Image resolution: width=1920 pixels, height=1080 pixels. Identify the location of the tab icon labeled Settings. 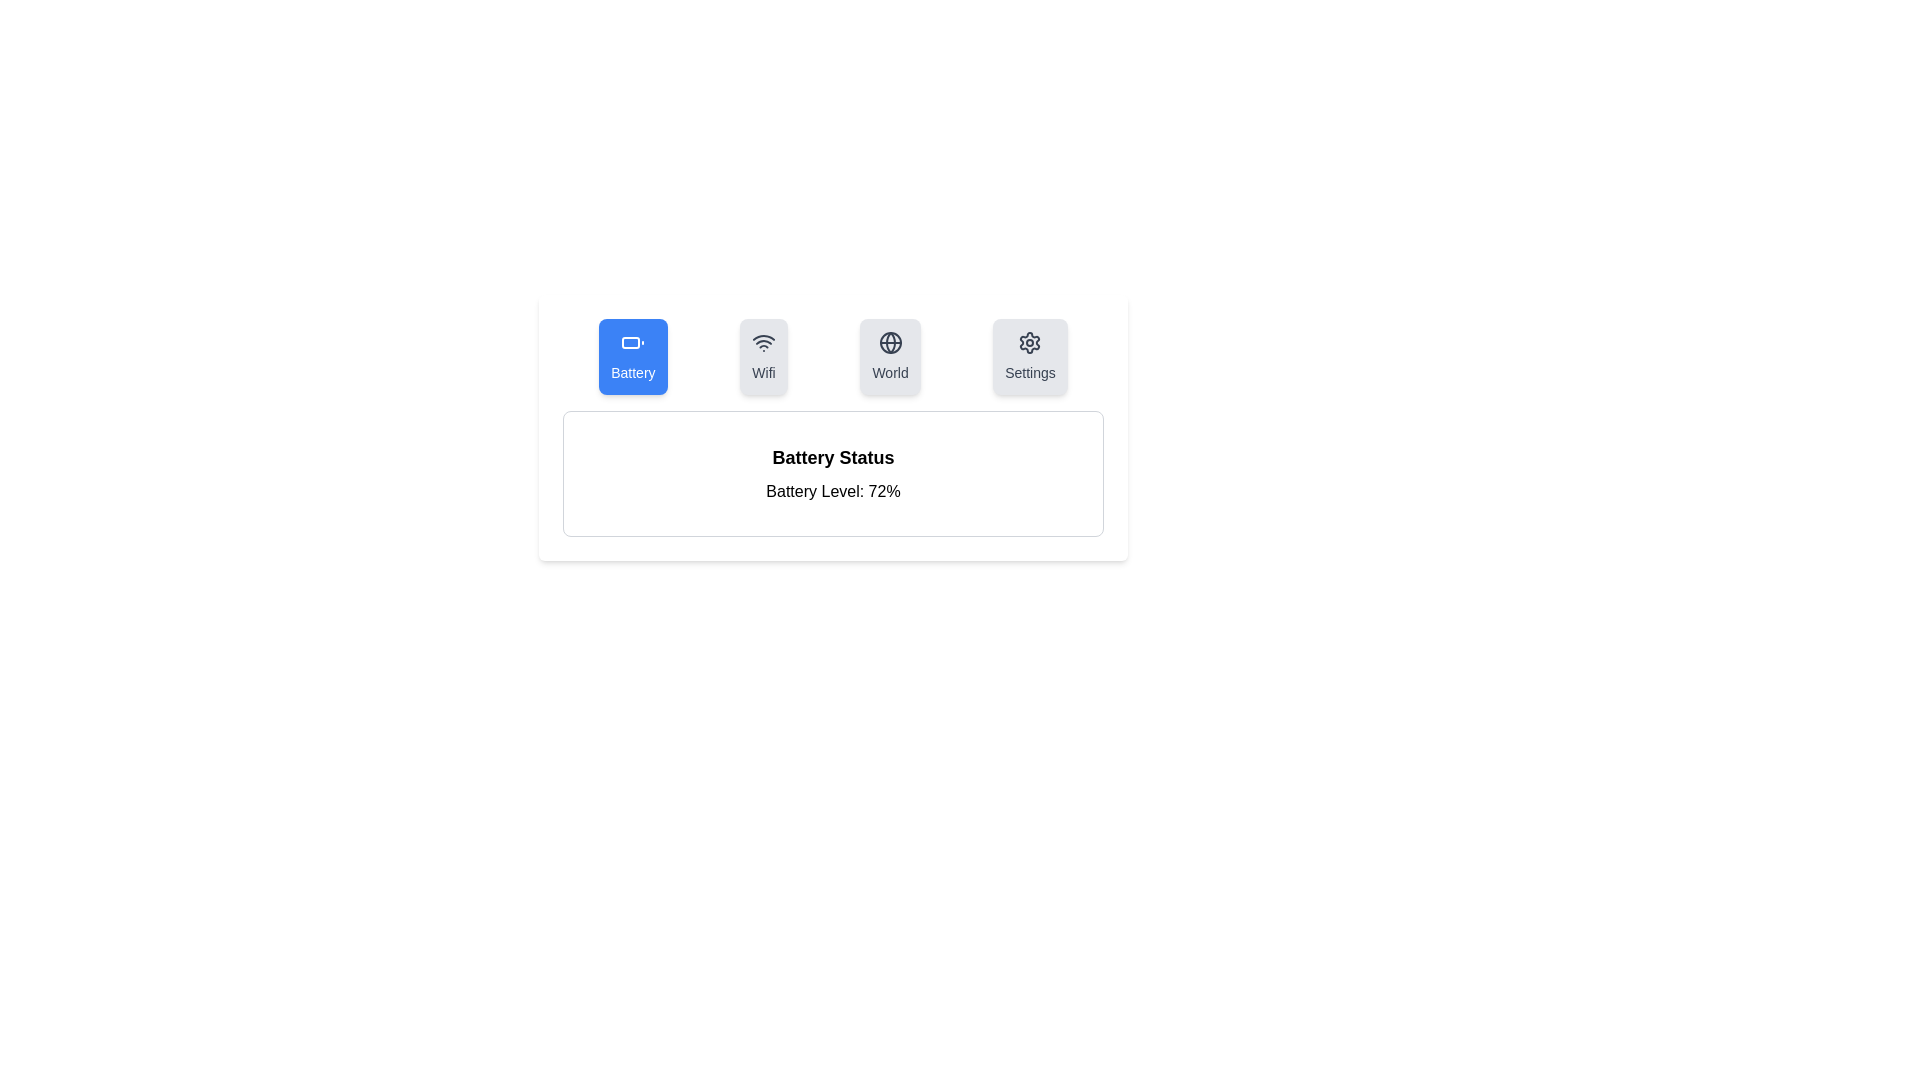
(1030, 356).